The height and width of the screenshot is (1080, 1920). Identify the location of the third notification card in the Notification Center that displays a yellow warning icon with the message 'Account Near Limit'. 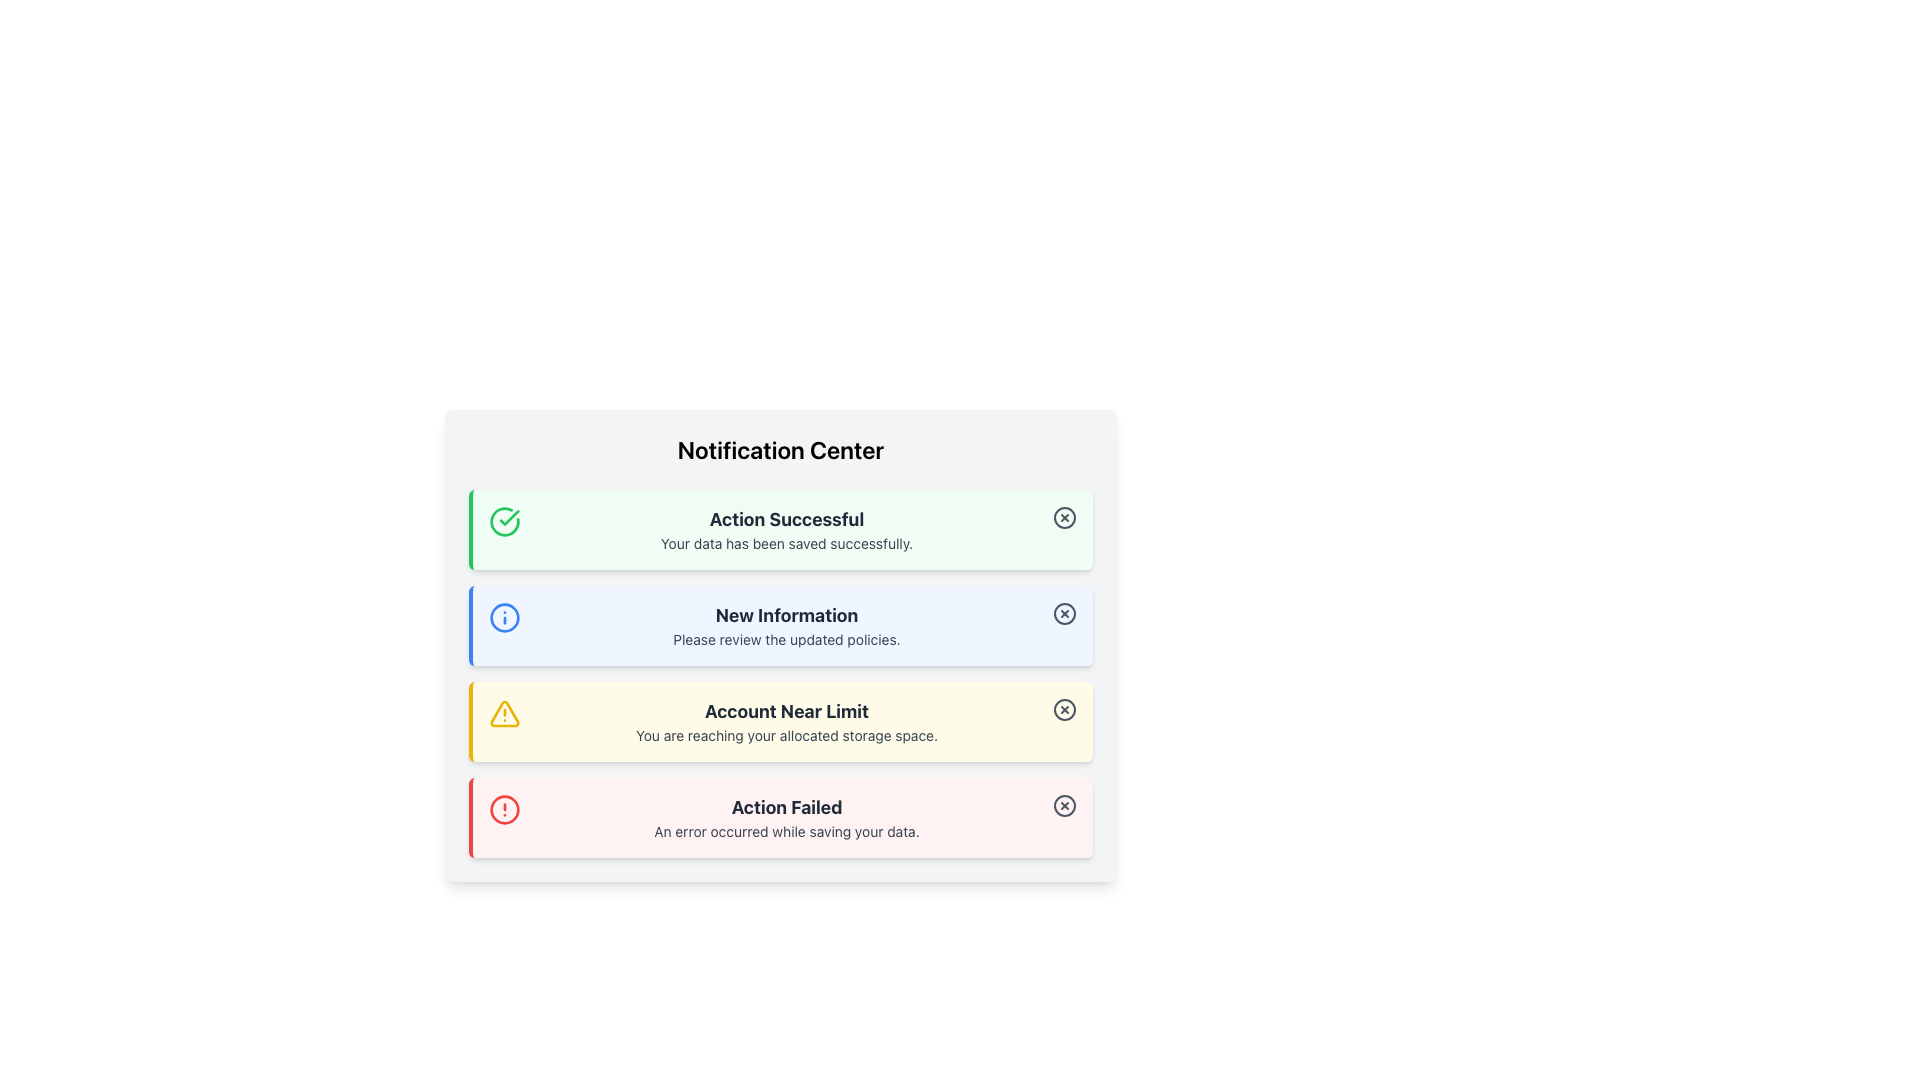
(780, 721).